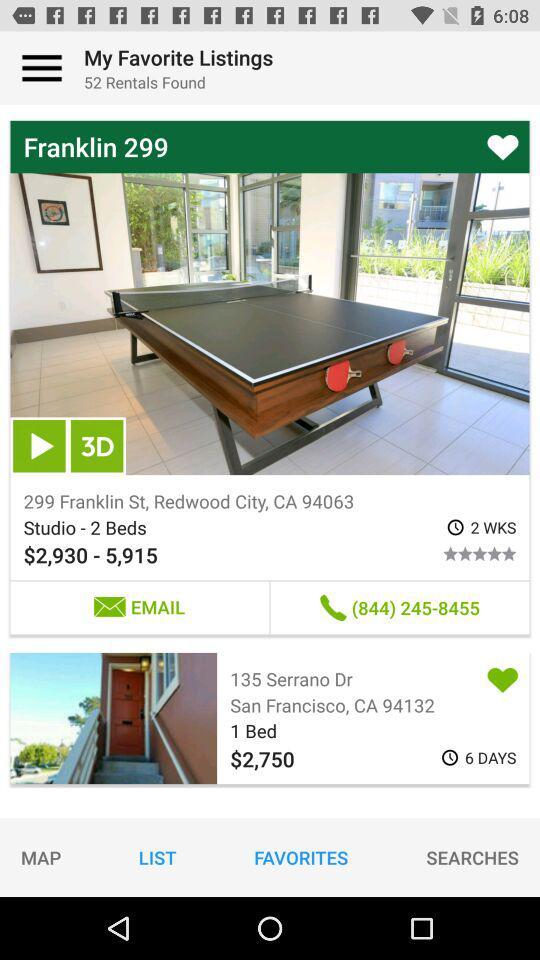  Describe the element at coordinates (39, 446) in the screenshot. I see `item above the 299 franklin st` at that location.